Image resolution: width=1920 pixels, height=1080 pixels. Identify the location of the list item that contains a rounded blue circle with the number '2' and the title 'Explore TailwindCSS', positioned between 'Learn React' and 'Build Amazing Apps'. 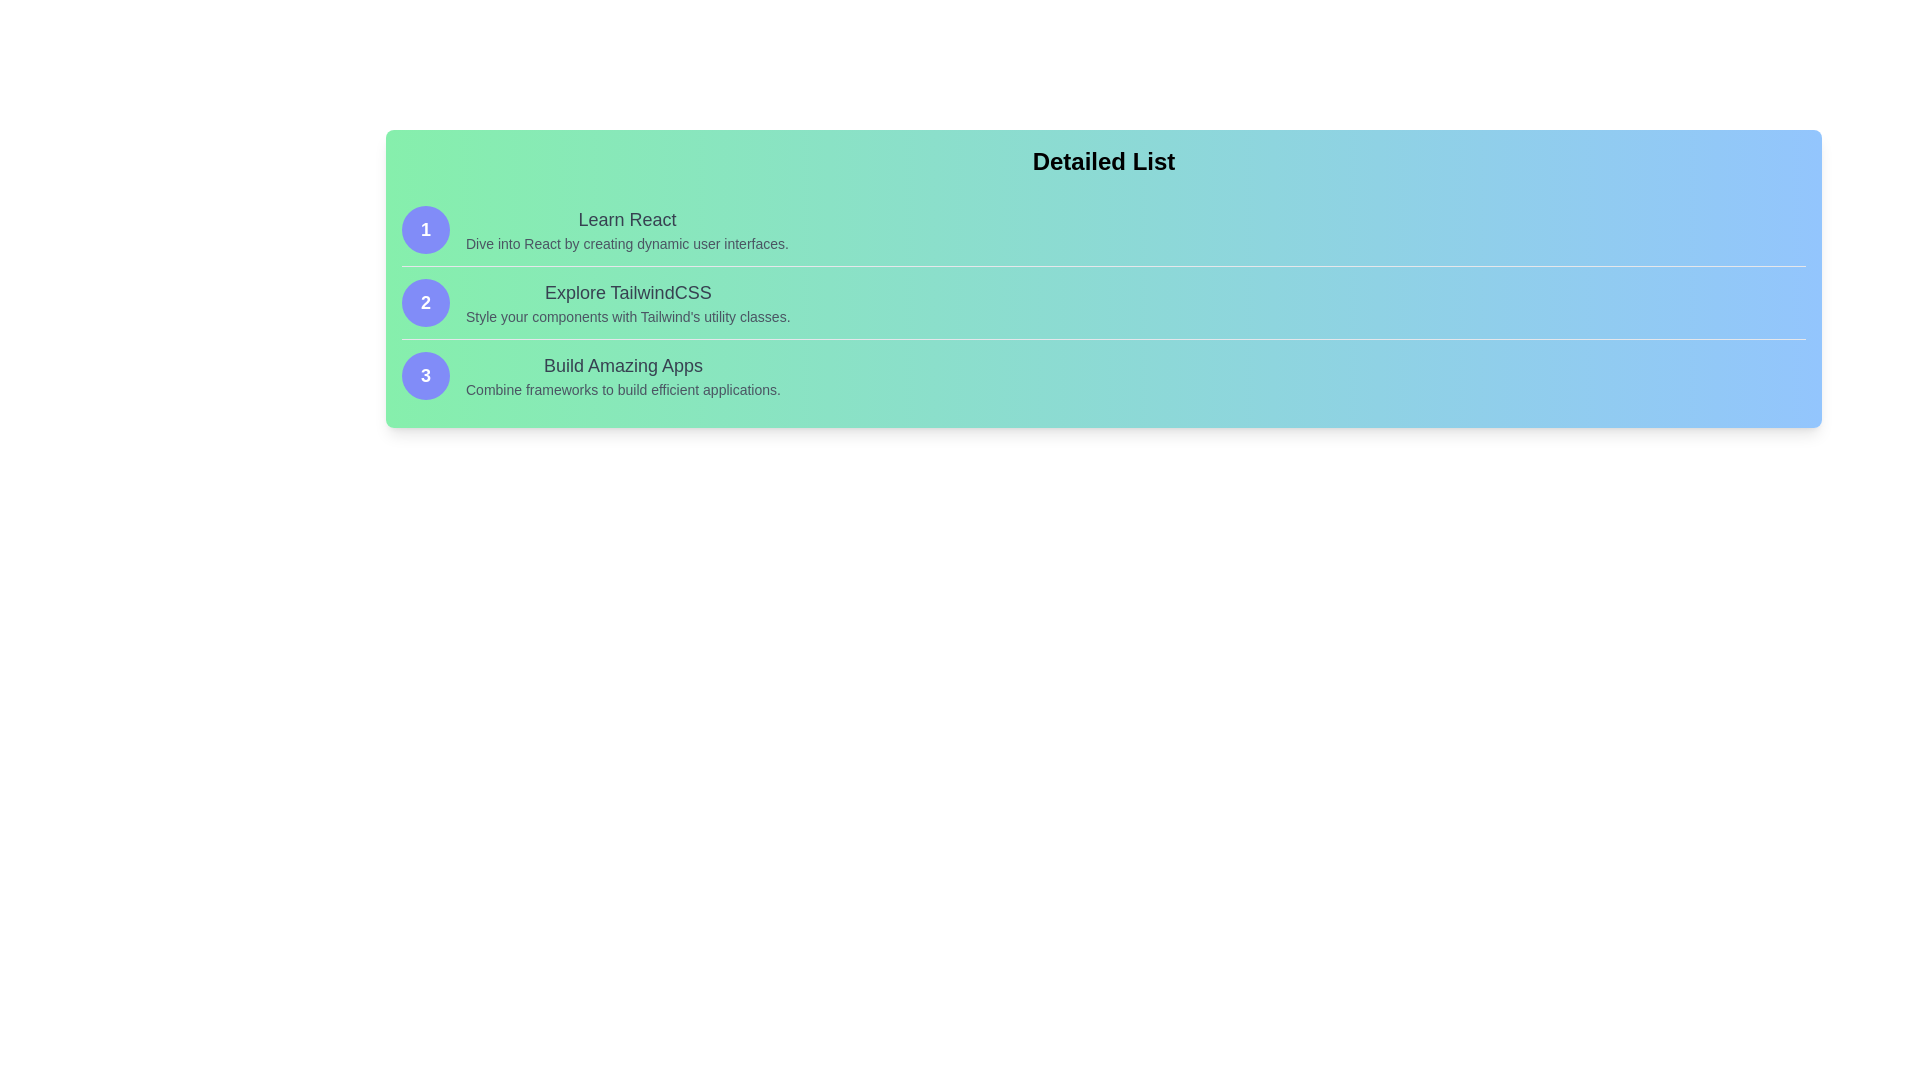
(1103, 302).